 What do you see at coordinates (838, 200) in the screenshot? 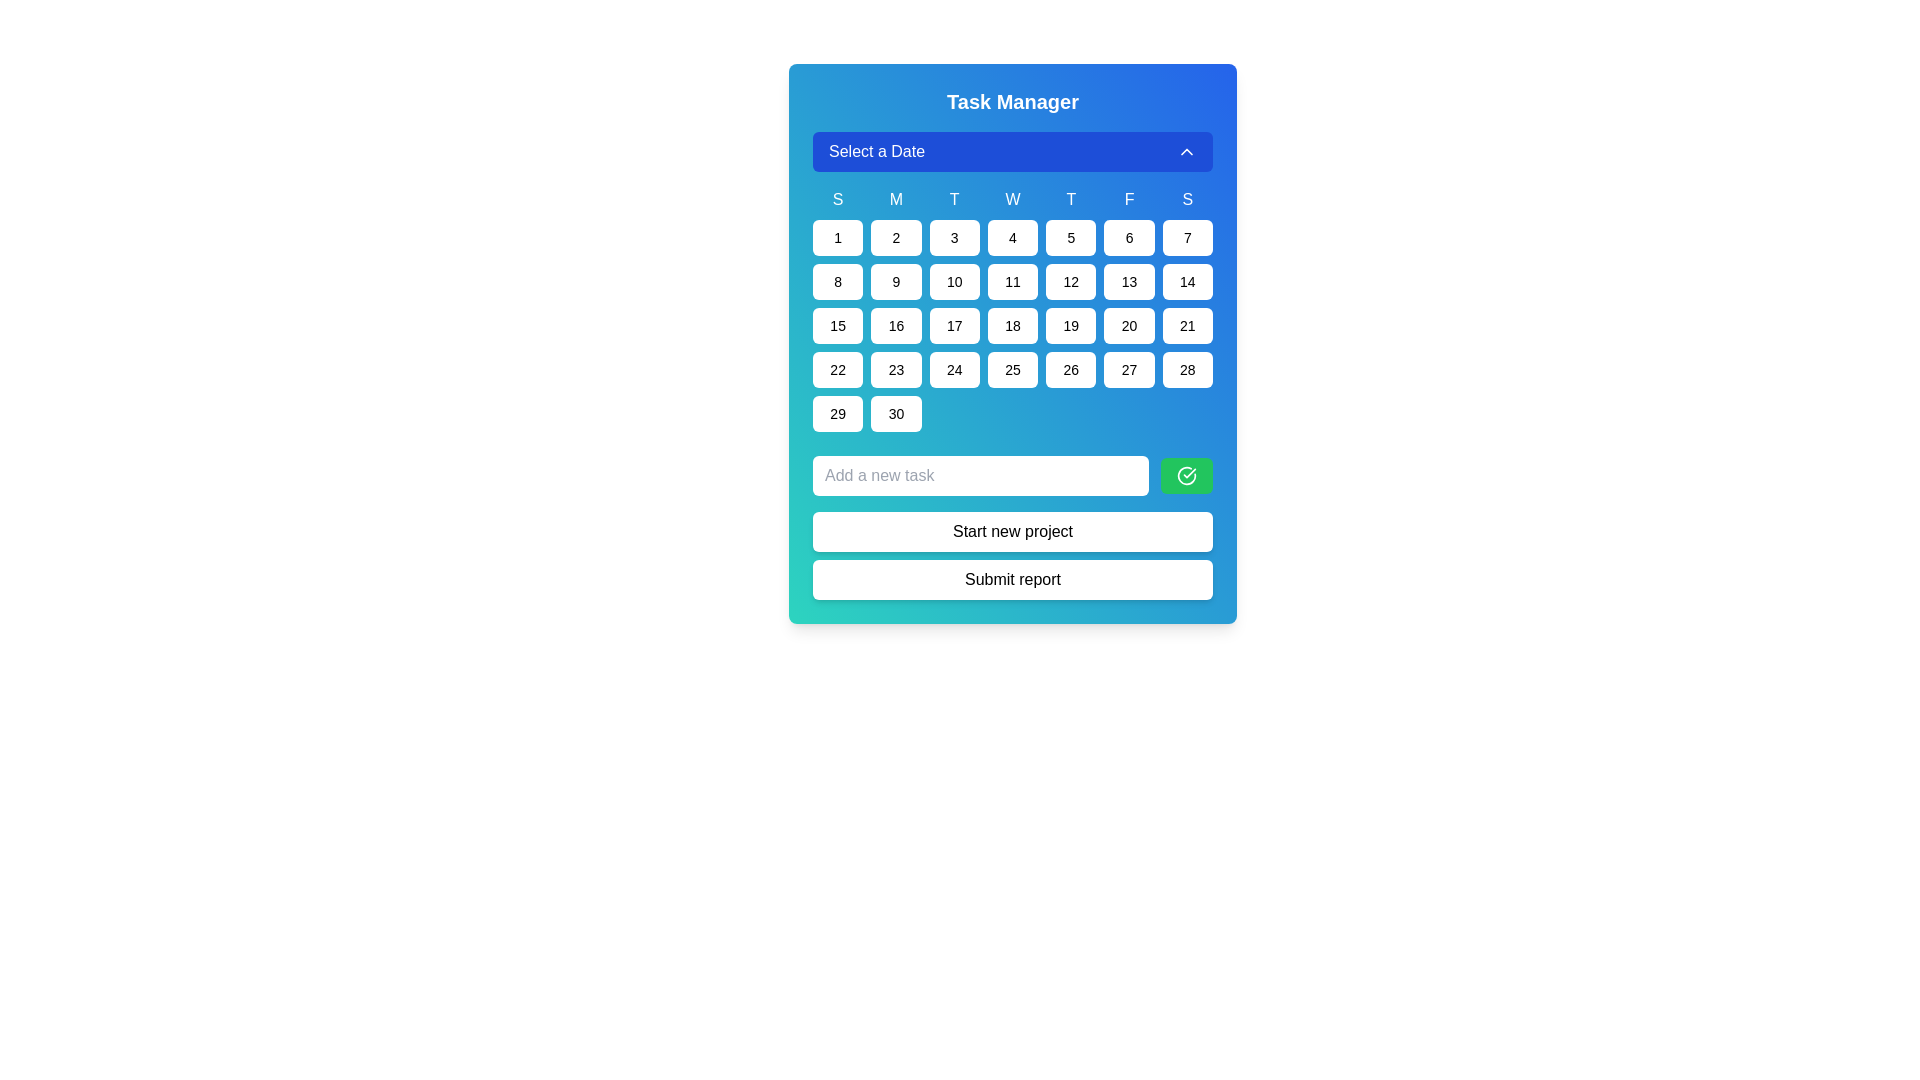
I see `the 'Sunday' label in the calendar interface, which is the first element in a row of seven elements at the top of the calendar grid` at bounding box center [838, 200].